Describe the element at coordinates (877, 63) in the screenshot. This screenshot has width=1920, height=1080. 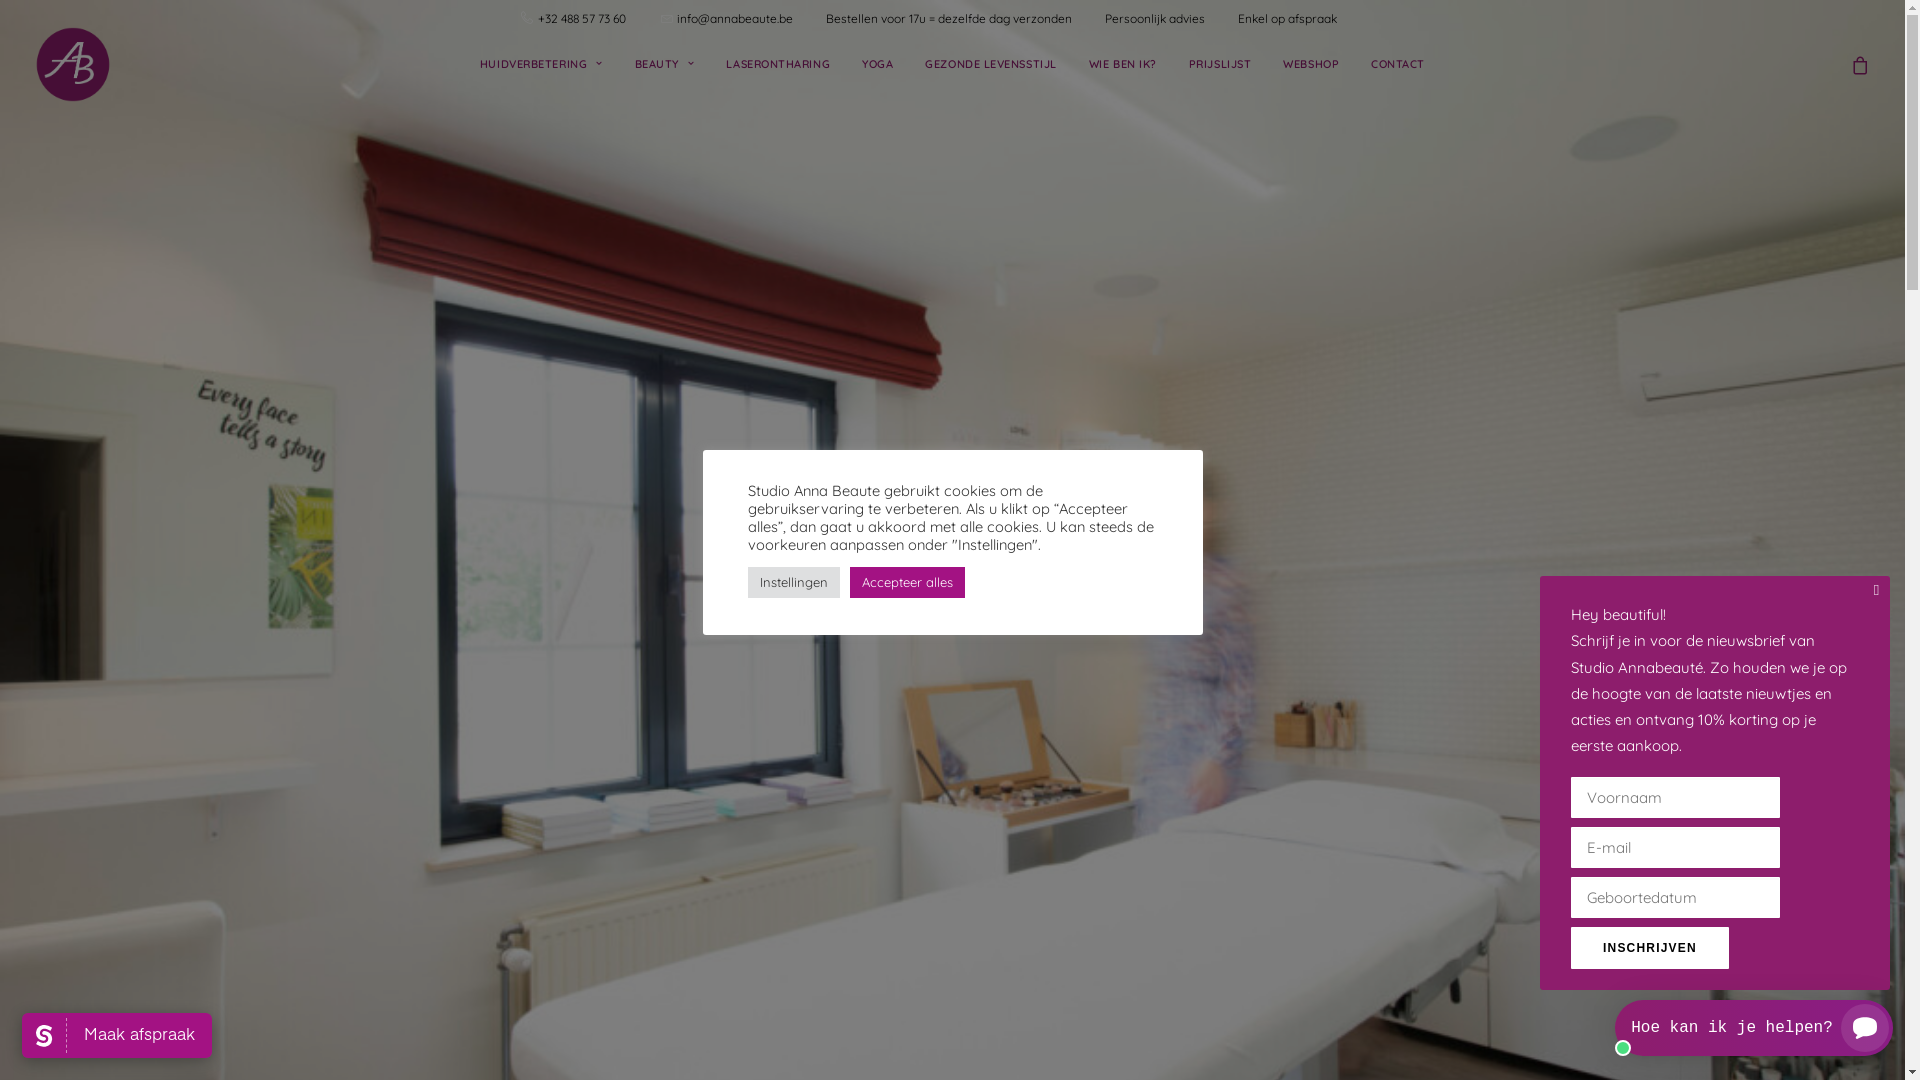
I see `'YOGA'` at that location.